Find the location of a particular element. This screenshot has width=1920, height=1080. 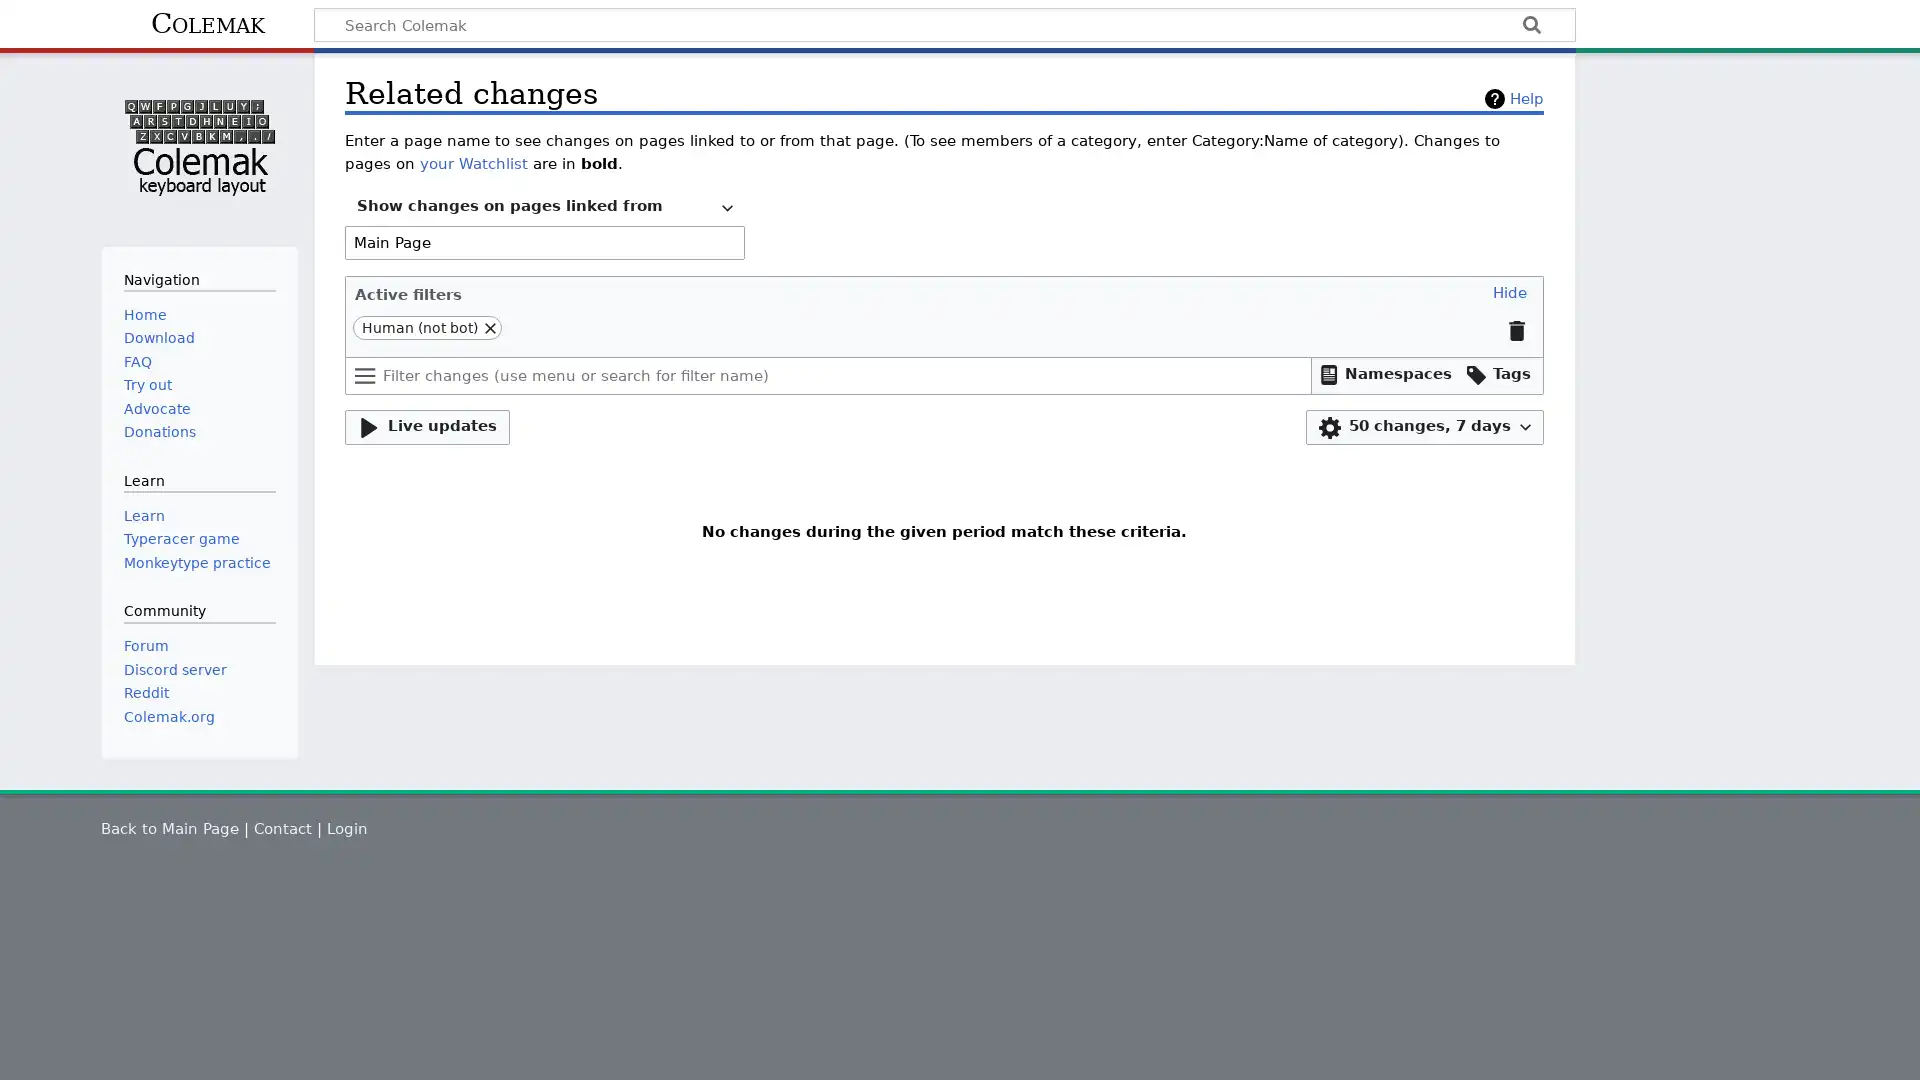

Filter results by namespace is located at coordinates (1384, 374).